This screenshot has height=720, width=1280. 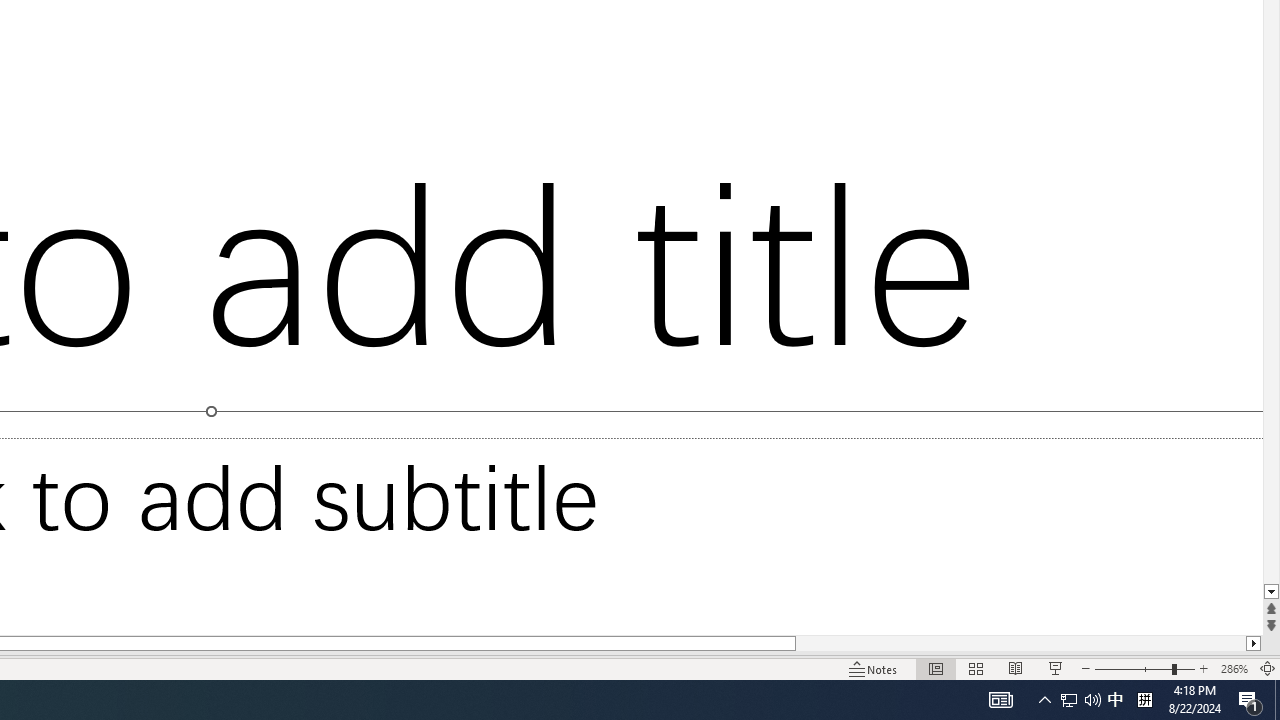 I want to click on 'Zoom 286%', so click(x=1233, y=669).